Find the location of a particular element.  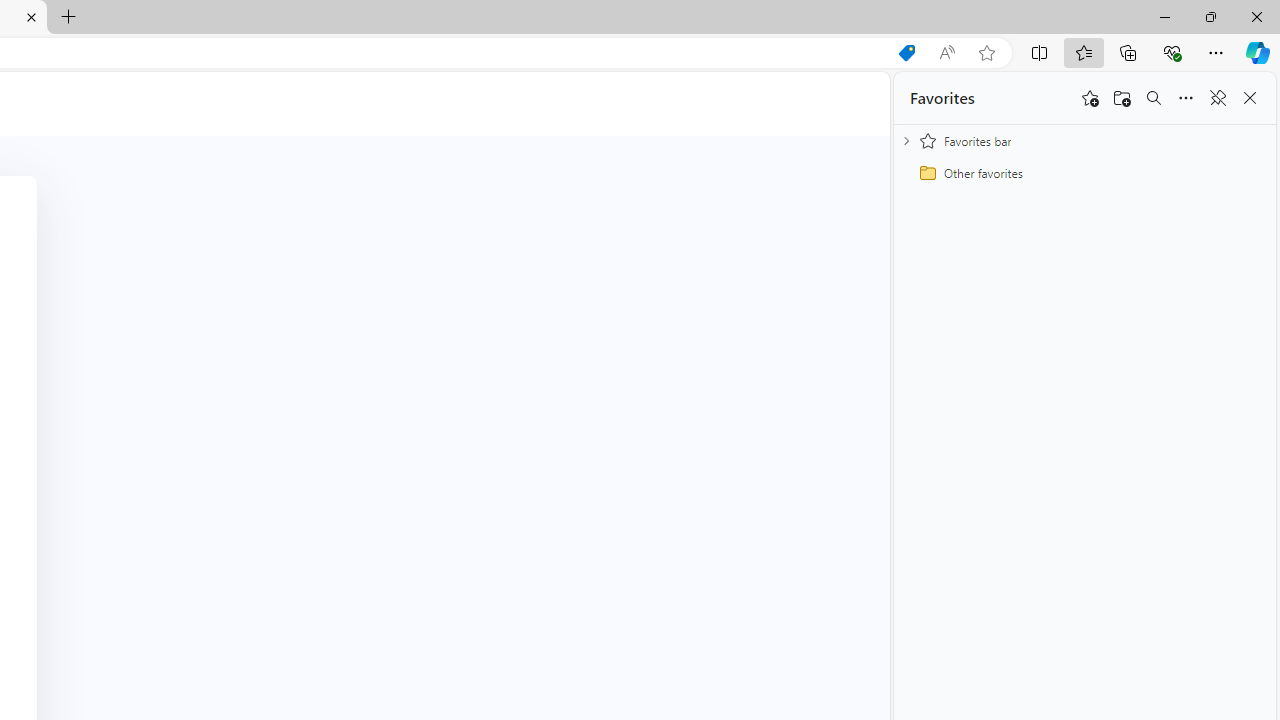

'Search favorites' is located at coordinates (1153, 98).